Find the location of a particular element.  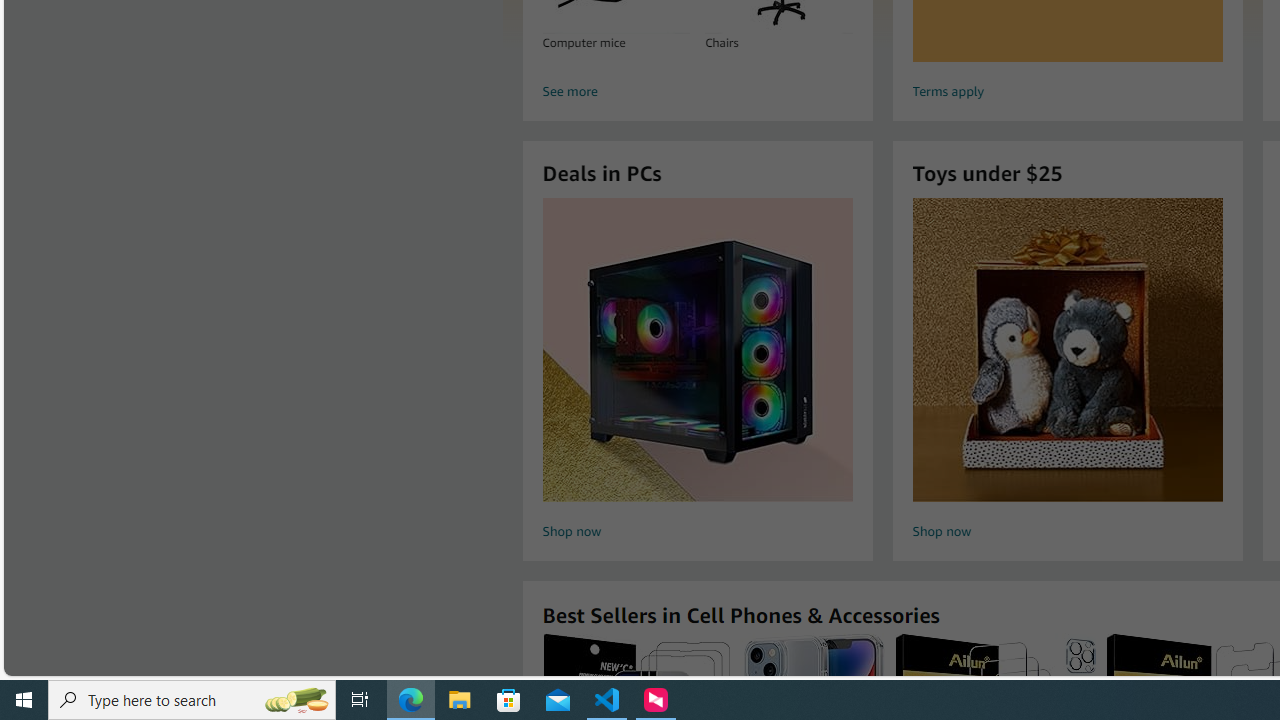

'See more' is located at coordinates (696, 92).